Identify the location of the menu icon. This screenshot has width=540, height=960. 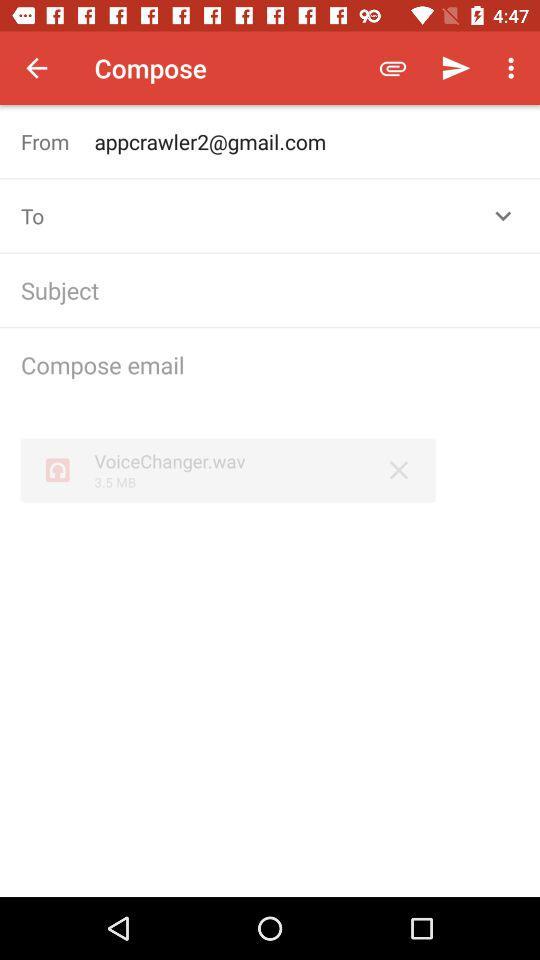
(514, 68).